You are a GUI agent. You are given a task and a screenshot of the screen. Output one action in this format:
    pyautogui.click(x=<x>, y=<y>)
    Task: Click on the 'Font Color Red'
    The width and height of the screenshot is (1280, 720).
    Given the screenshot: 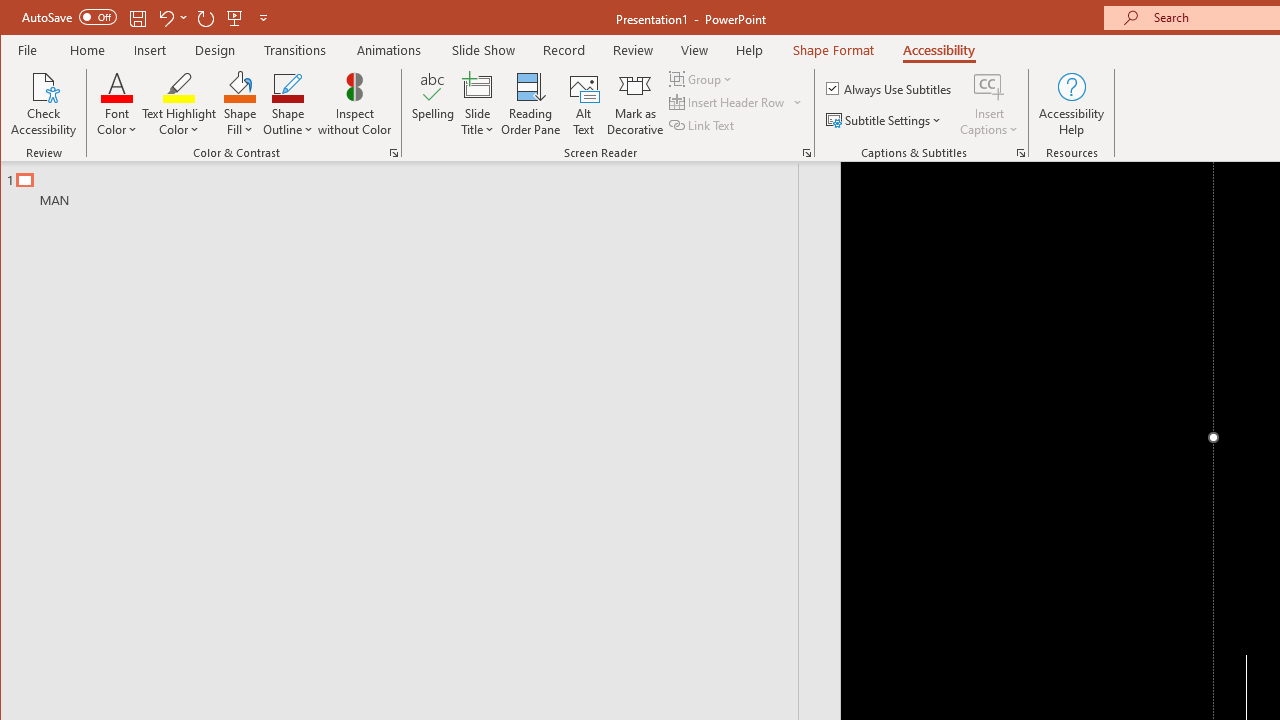 What is the action you would take?
    pyautogui.click(x=116, y=85)
    